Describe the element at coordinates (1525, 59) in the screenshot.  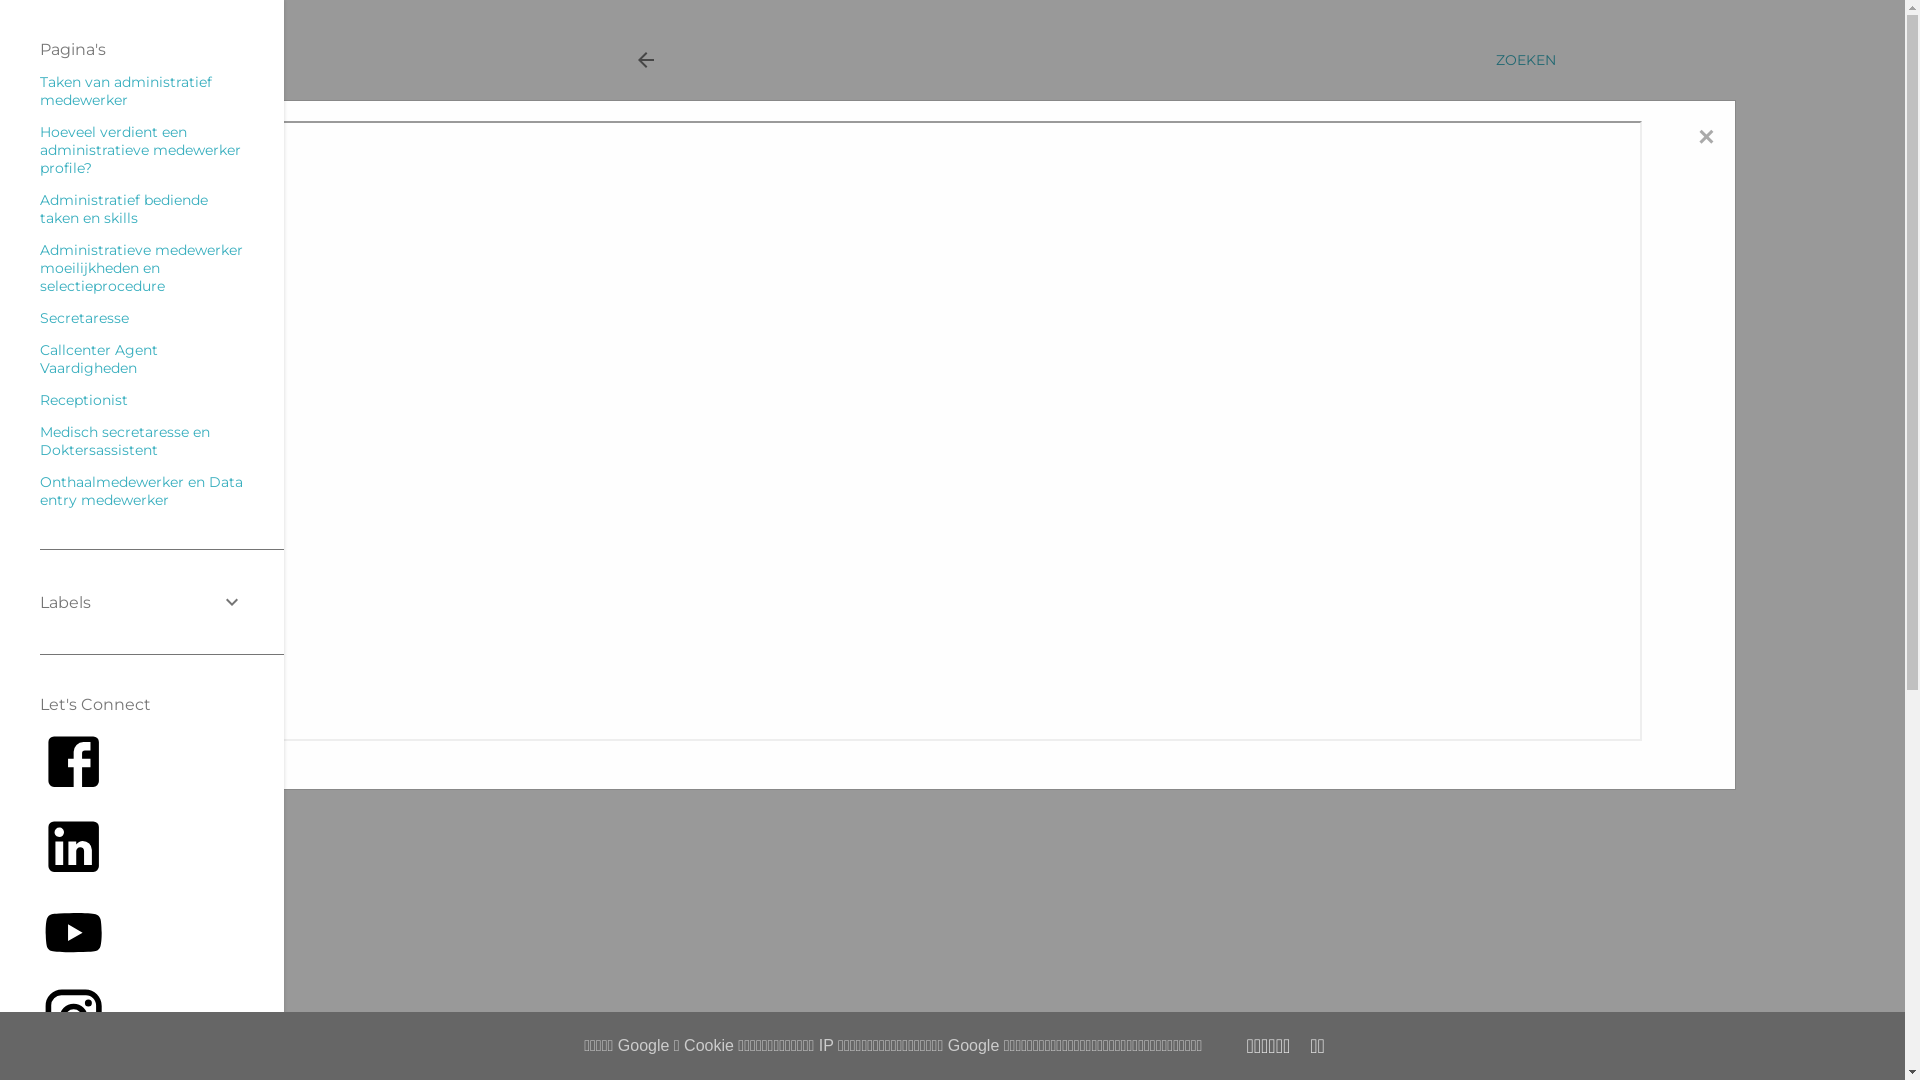
I see `'ZOEKEN'` at that location.